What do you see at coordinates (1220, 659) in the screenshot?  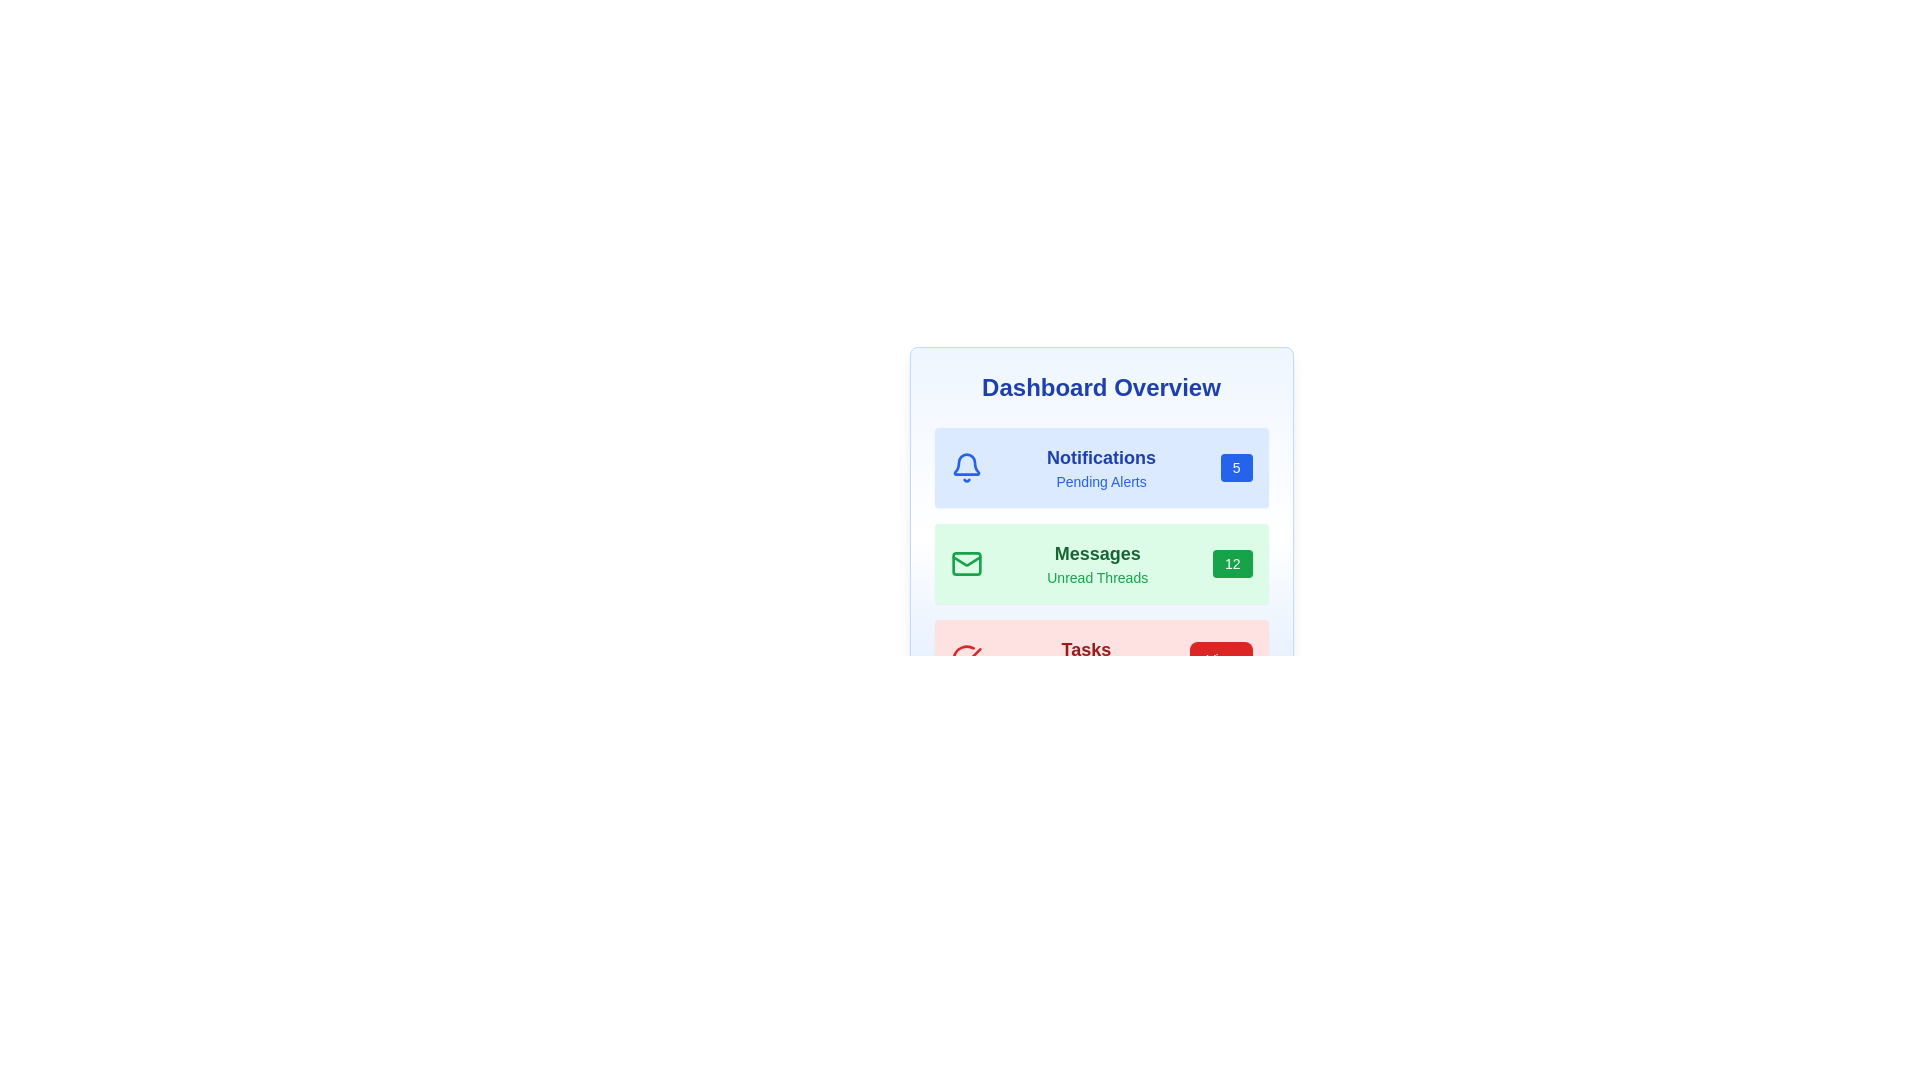 I see `the button located in the lower right corner of the 'Tasks' card to visualize the hover effect` at bounding box center [1220, 659].